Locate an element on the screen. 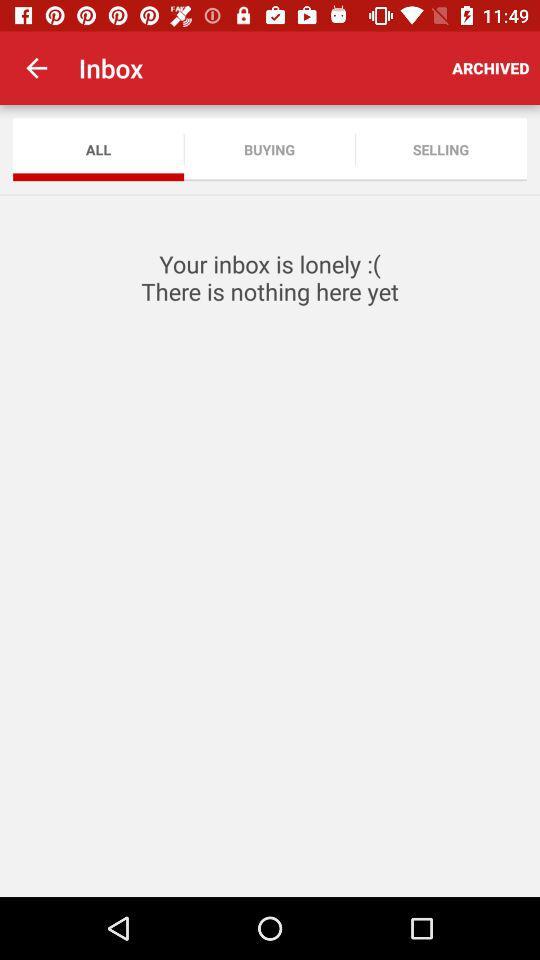  icon below the archived is located at coordinates (441, 148).